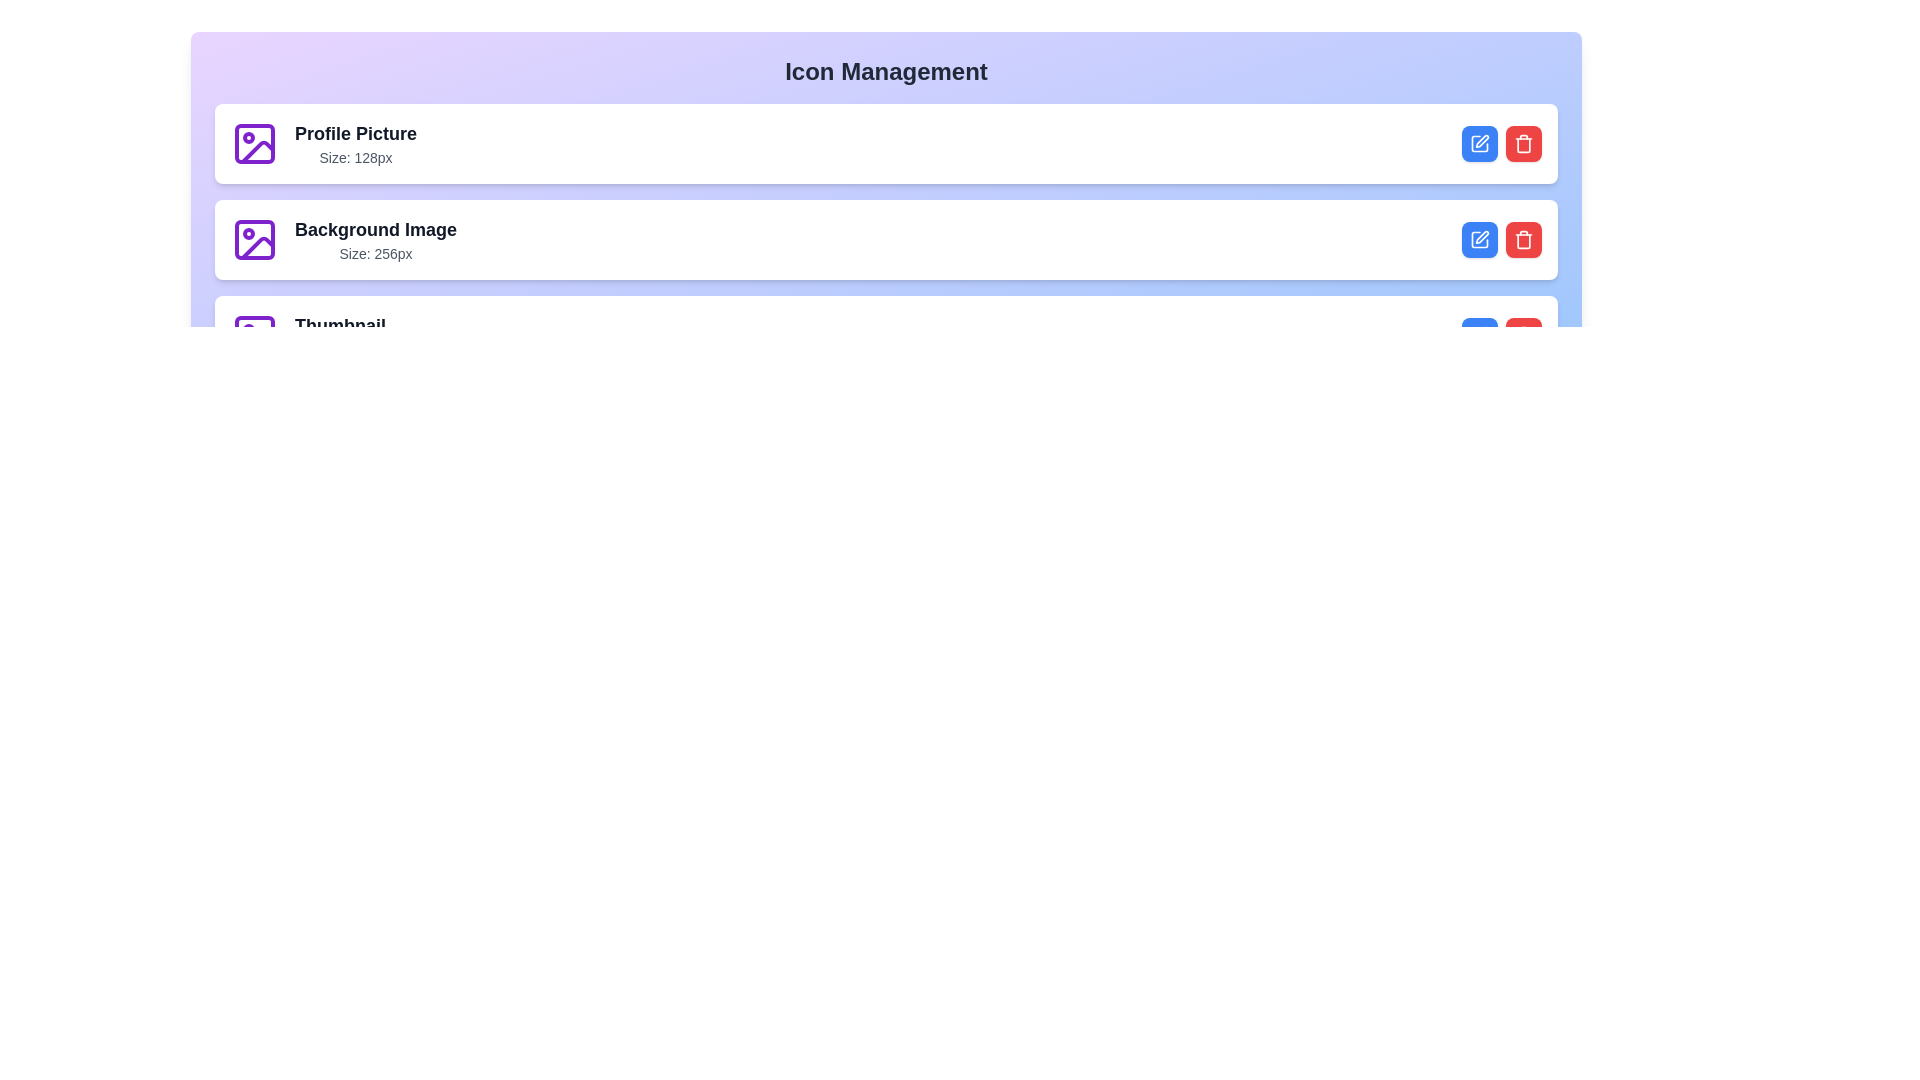 This screenshot has width=1920, height=1080. Describe the element at coordinates (340, 325) in the screenshot. I see `bold text label 'Thumbnail' located in the bottom section of the listed group of items, specifically the third entry underneath 'Profile Picture' and 'Background Image'` at that location.